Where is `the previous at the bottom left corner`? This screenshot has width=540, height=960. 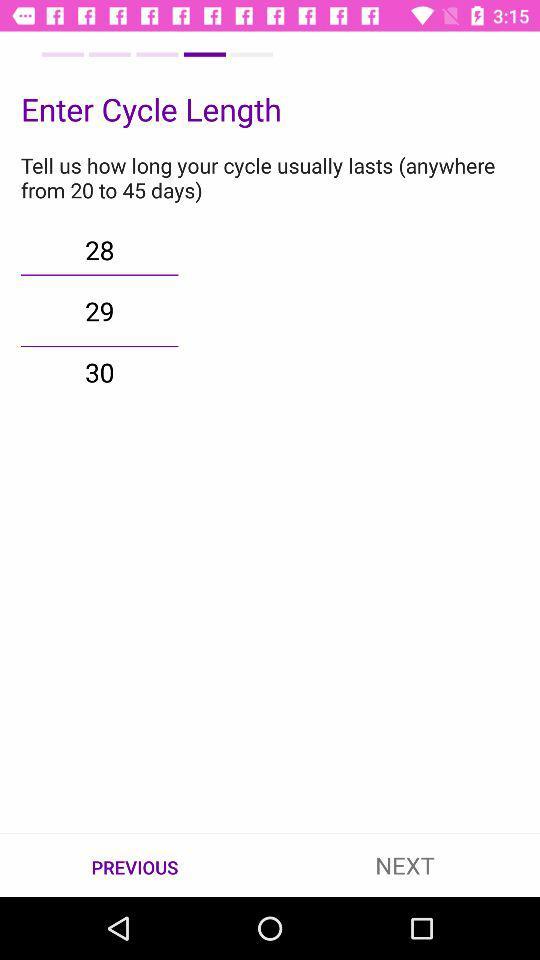 the previous at the bottom left corner is located at coordinates (135, 865).